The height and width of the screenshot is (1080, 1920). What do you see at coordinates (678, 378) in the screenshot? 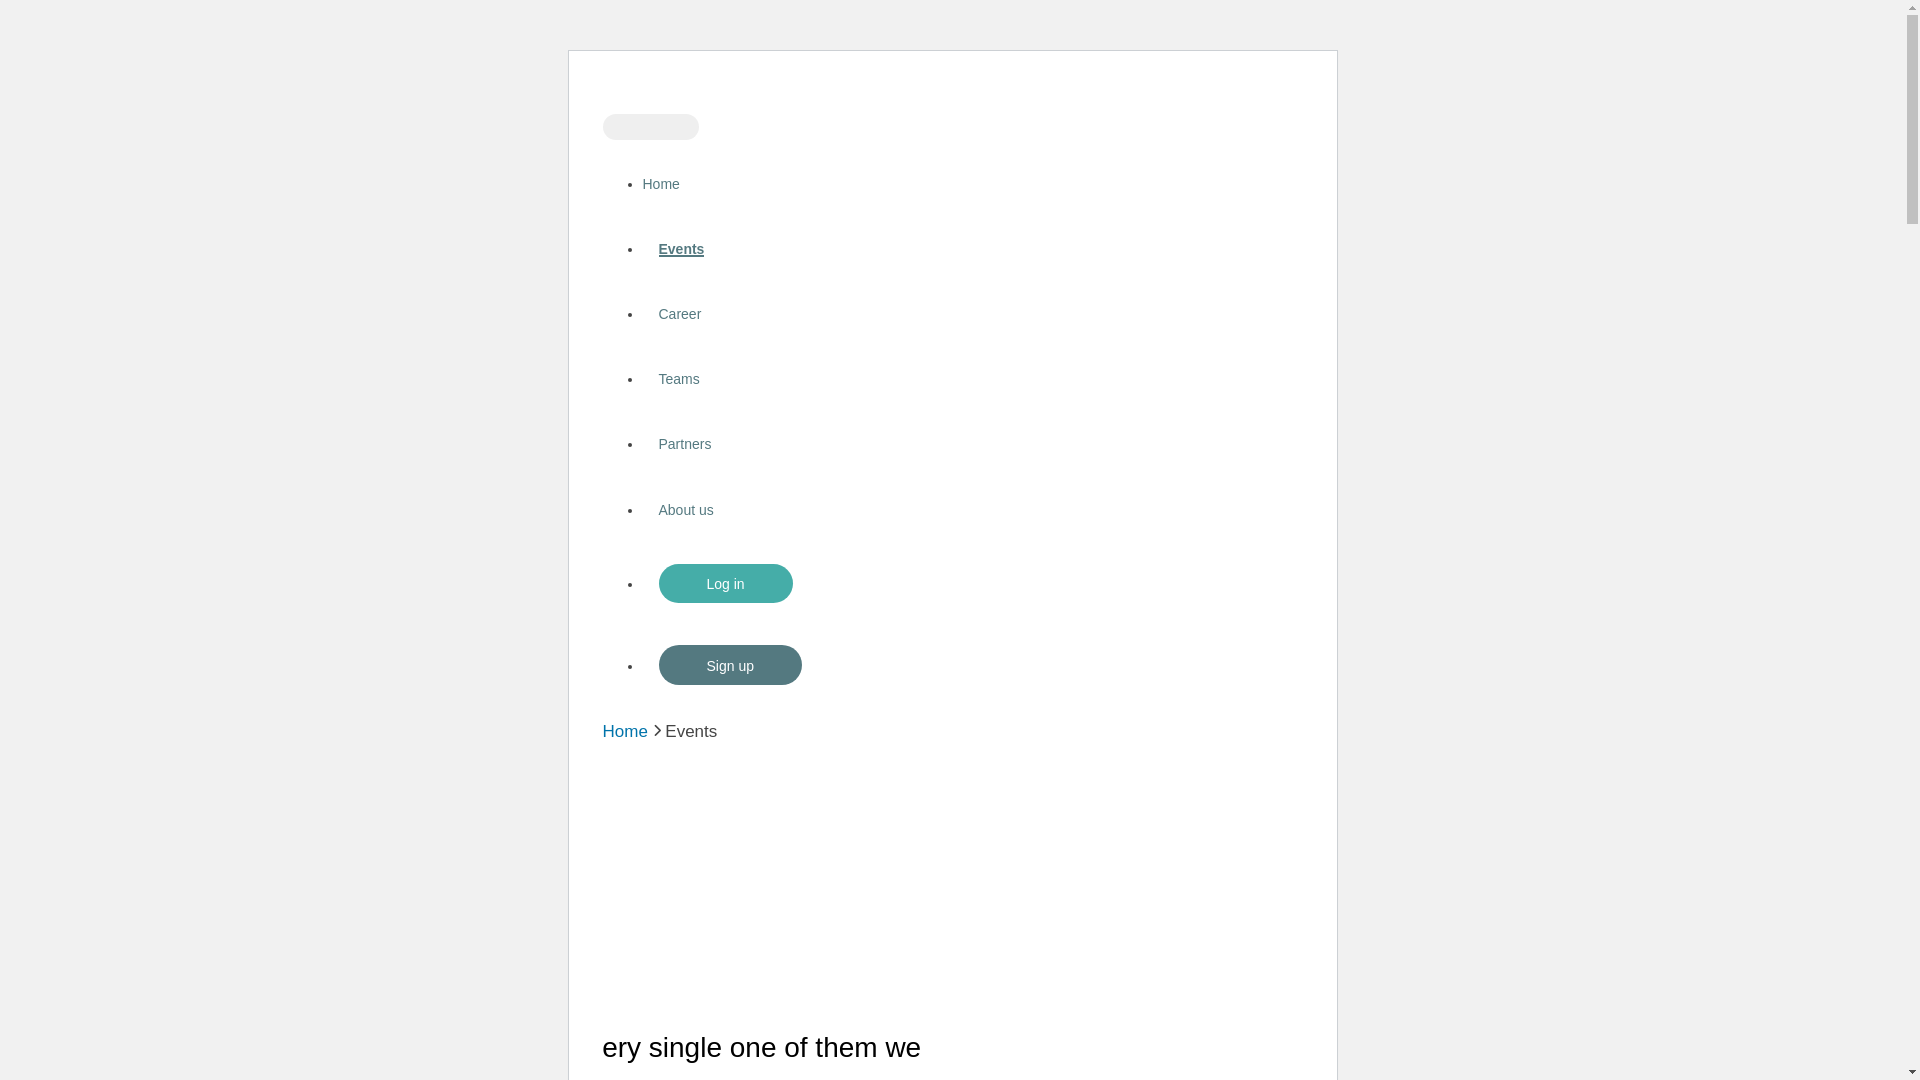
I see `'Teams'` at bounding box center [678, 378].